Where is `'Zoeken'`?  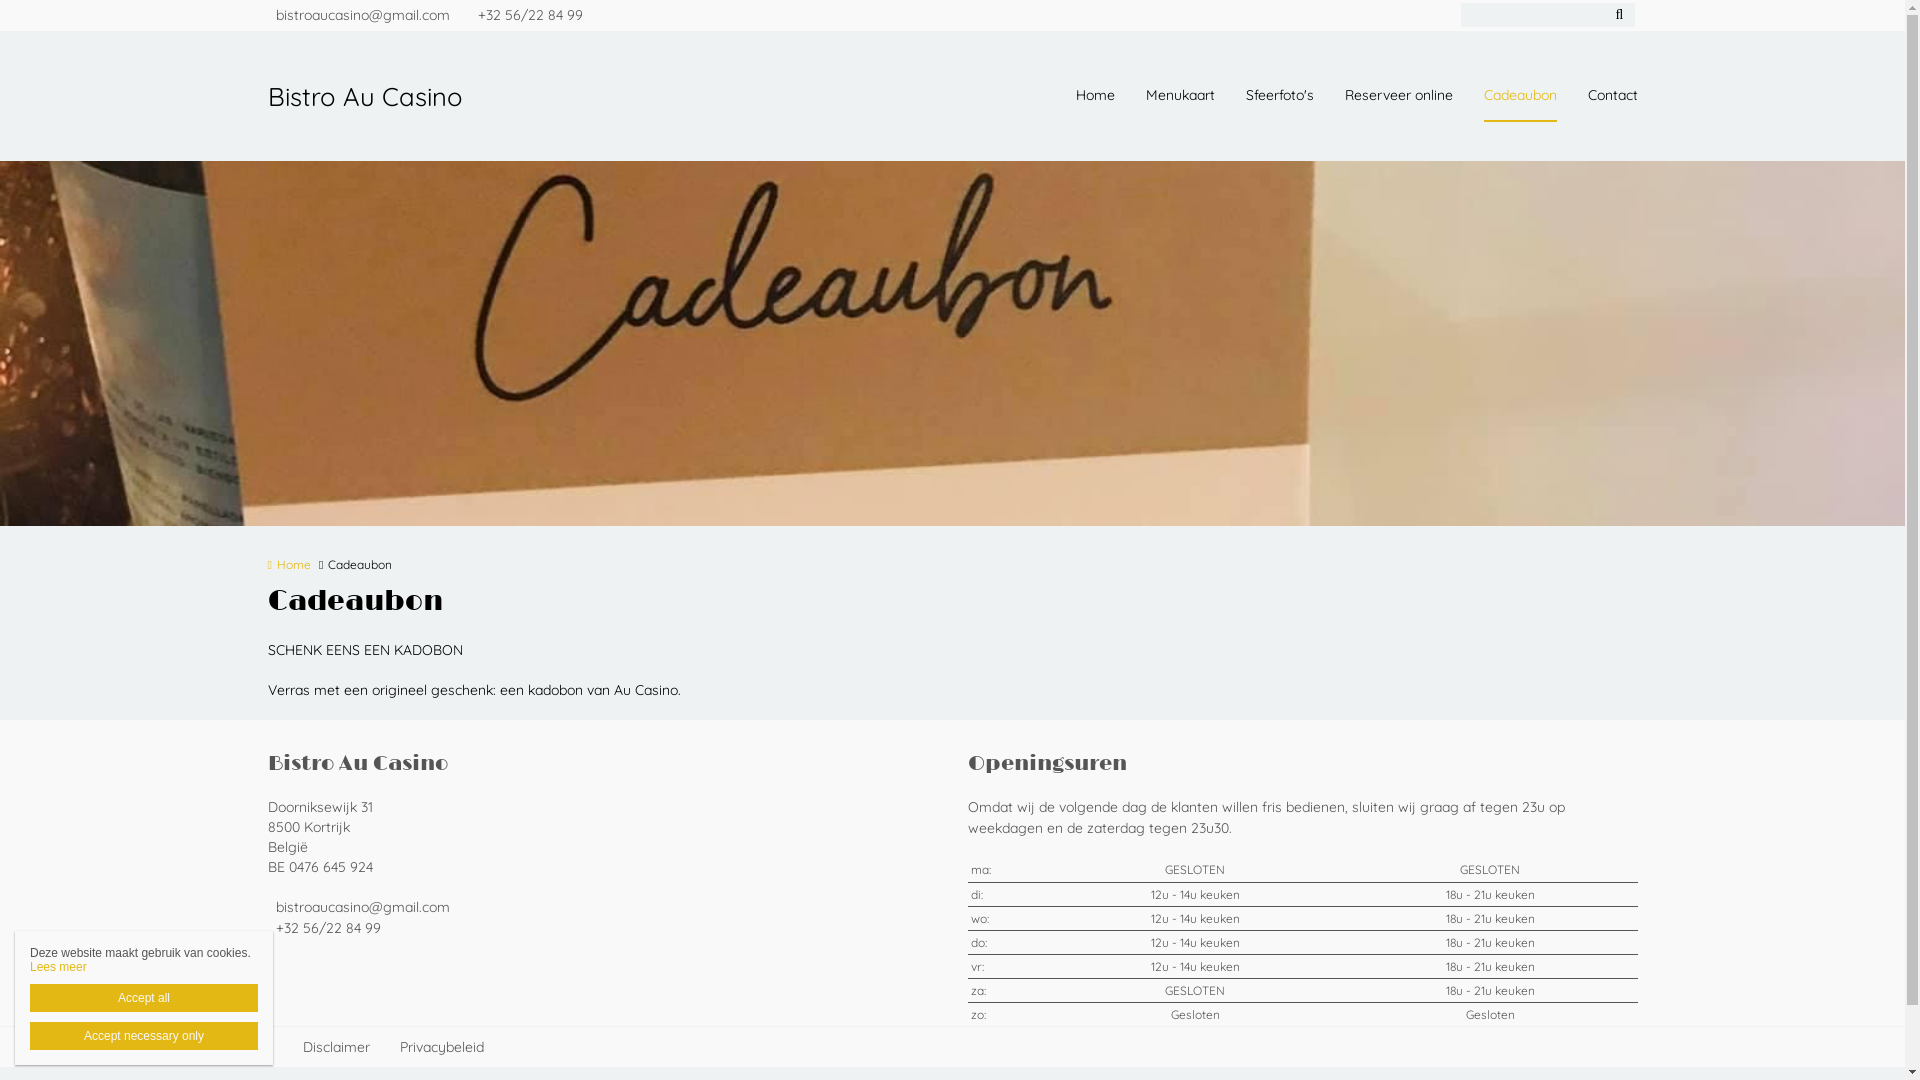
'Zoeken' is located at coordinates (1618, 15).